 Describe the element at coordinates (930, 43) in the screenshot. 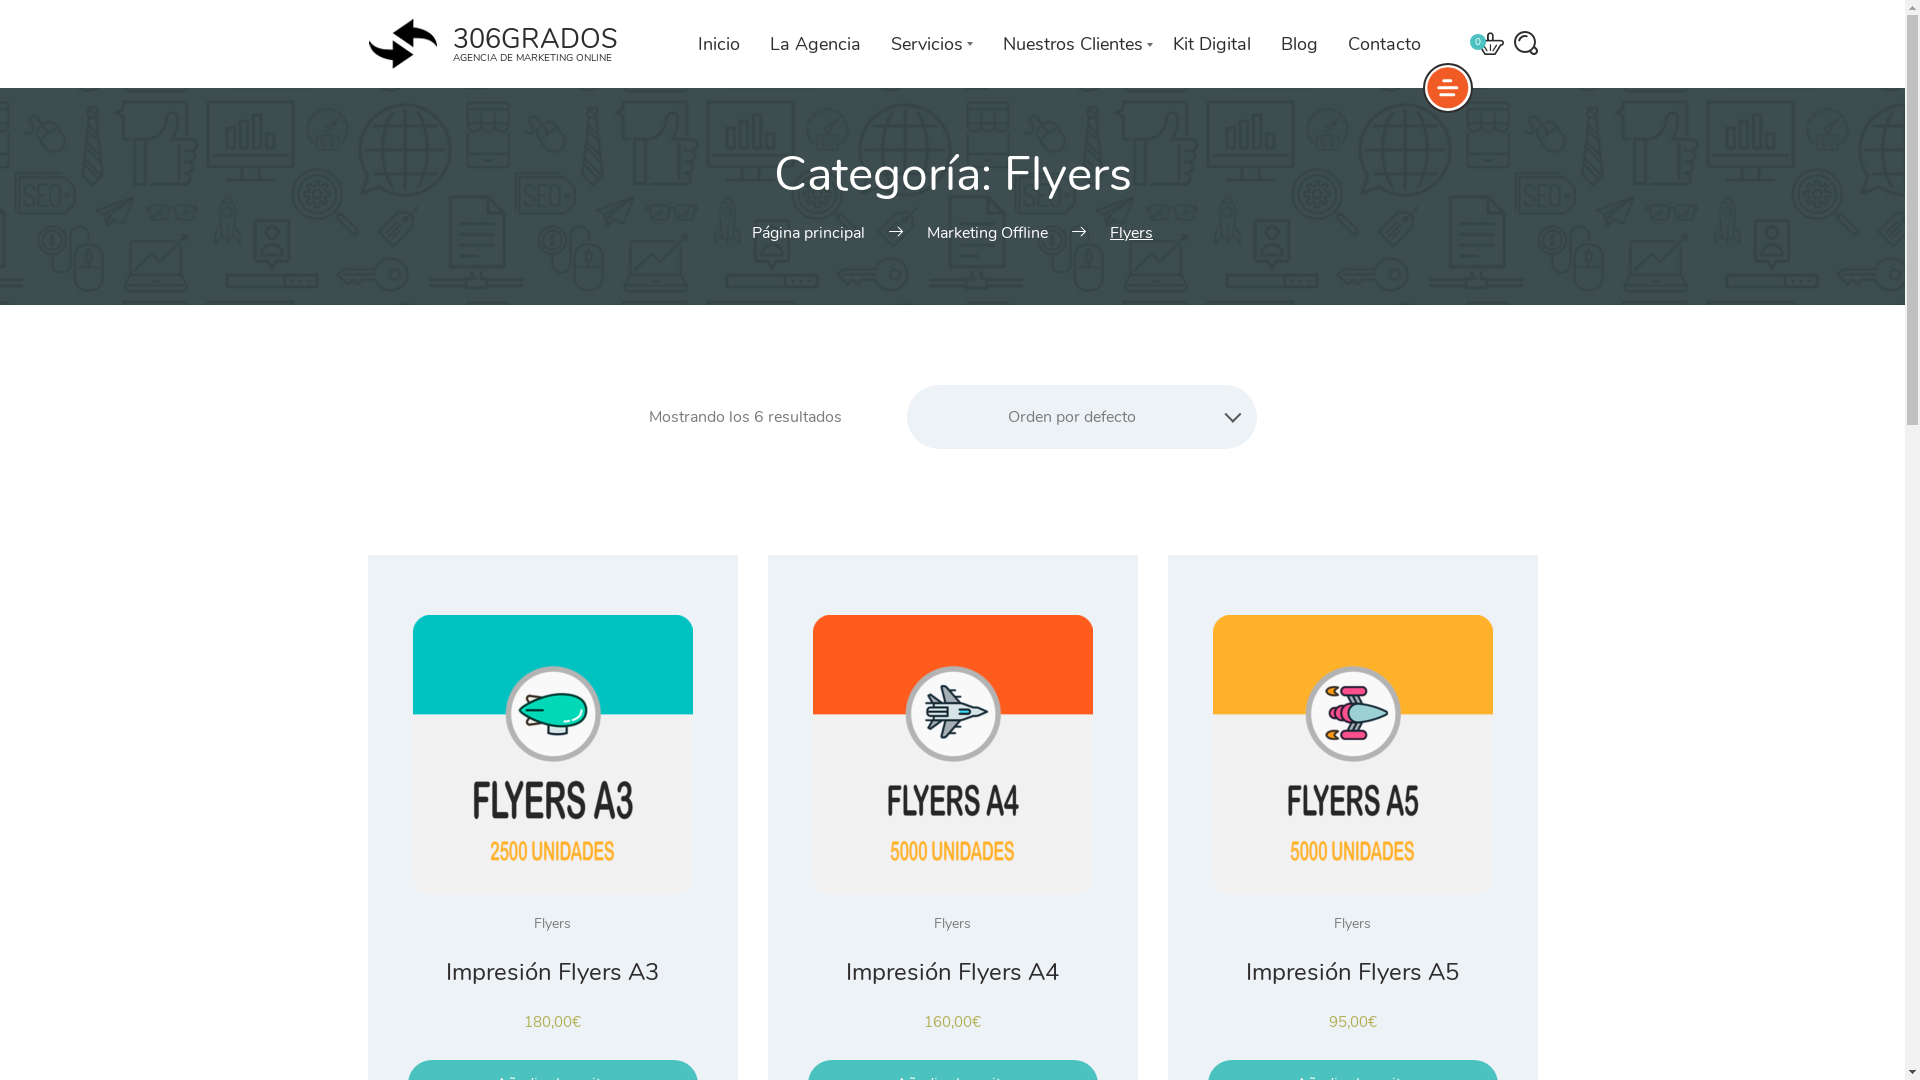

I see `'Servicios'` at that location.